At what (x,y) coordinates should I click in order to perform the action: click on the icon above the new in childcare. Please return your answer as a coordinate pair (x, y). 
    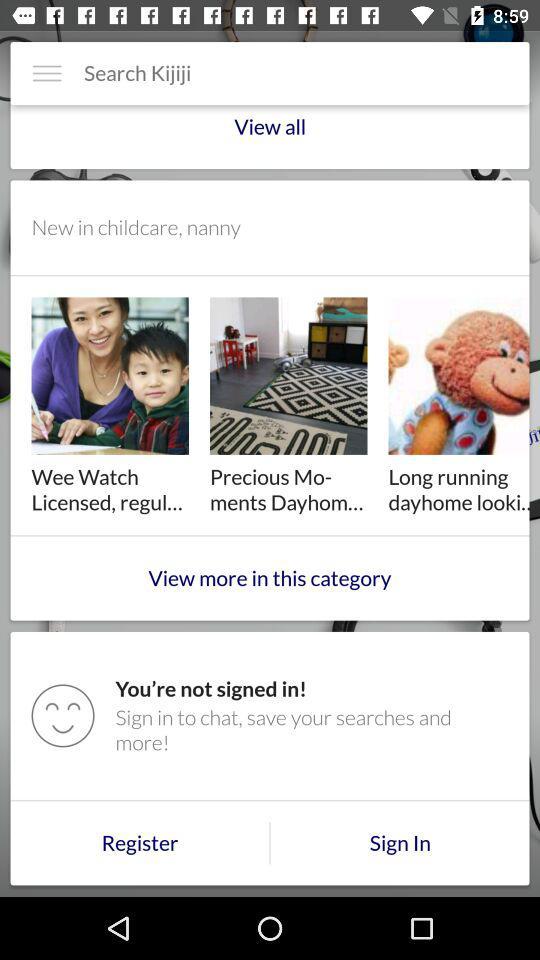
    Looking at the image, I should click on (270, 134).